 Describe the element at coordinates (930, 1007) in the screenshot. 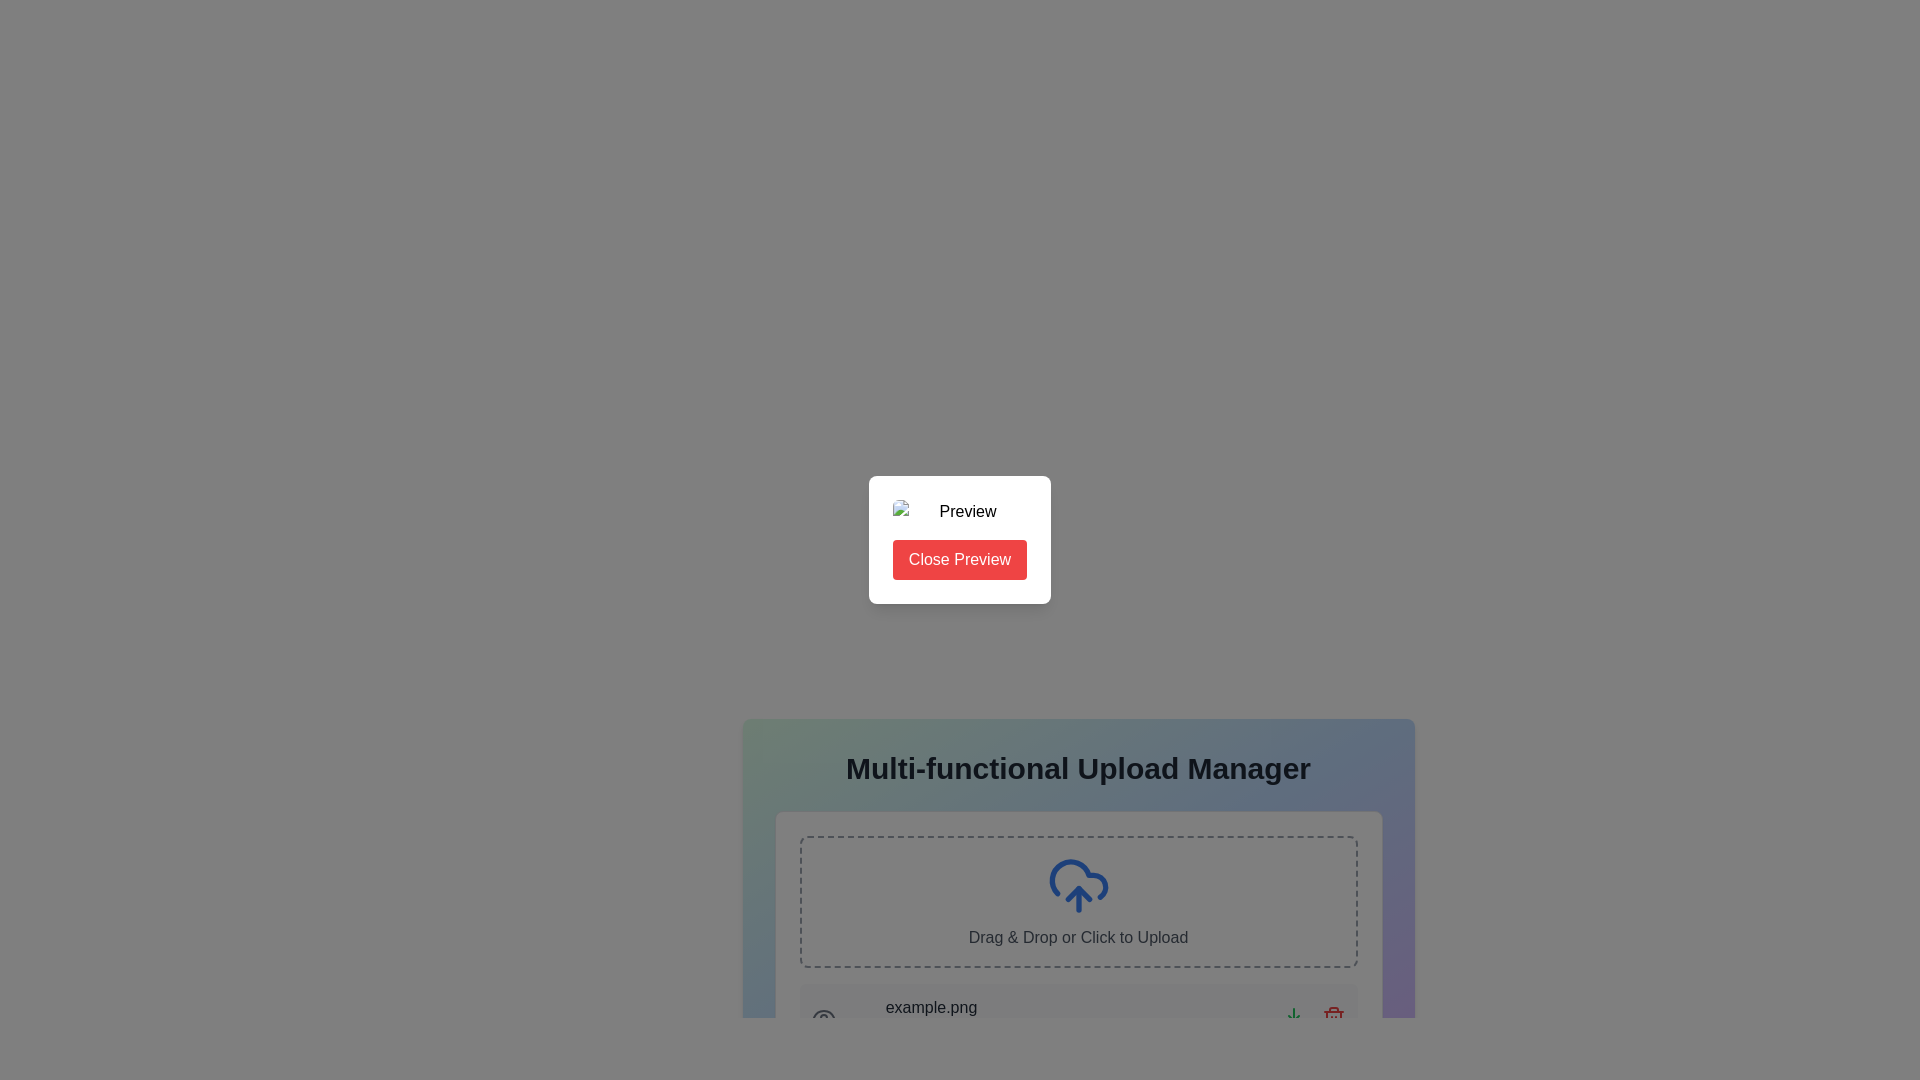

I see `file name from the text label displaying 'example.png', which is positioned above the size descriptor '2.0 KB' at the bottom center of the interface` at that location.